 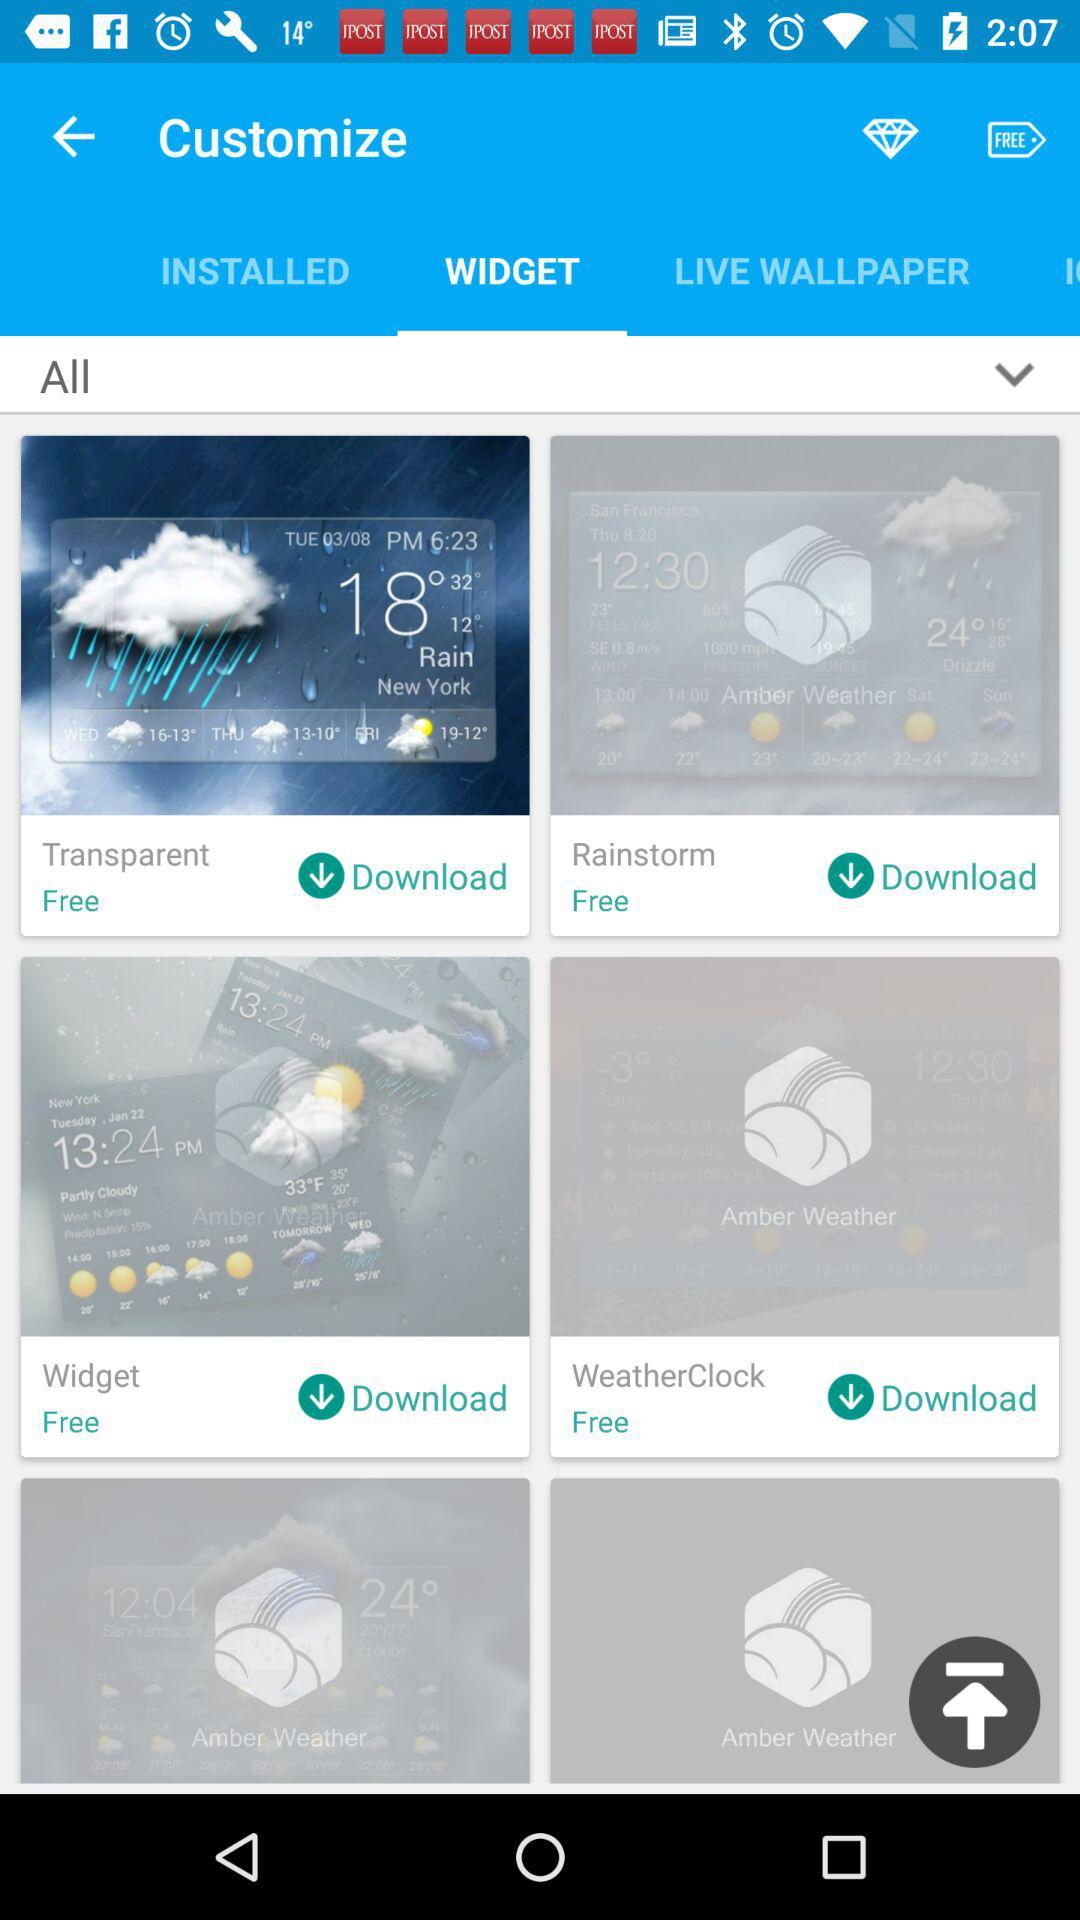 I want to click on the icon to the right of the live wallpaper icon, so click(x=1047, y=269).